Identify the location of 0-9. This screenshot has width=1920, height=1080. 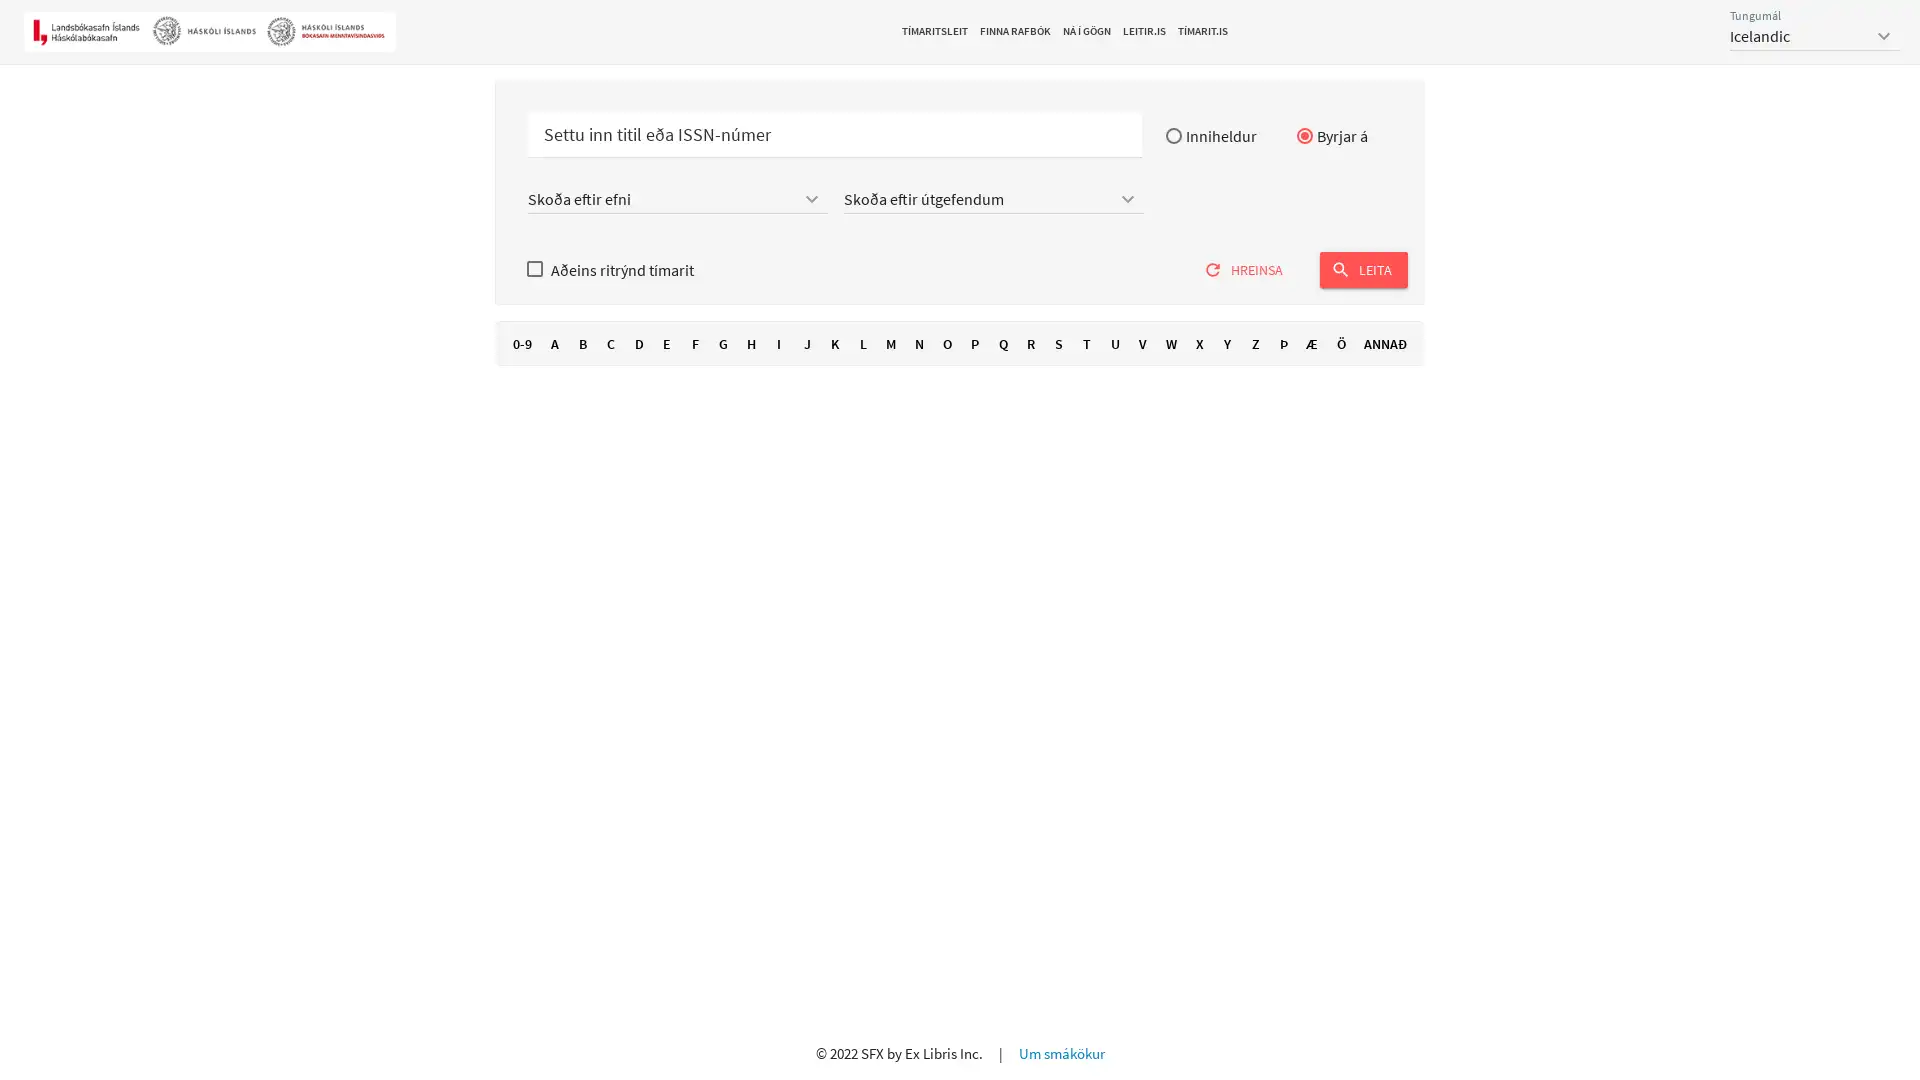
(522, 342).